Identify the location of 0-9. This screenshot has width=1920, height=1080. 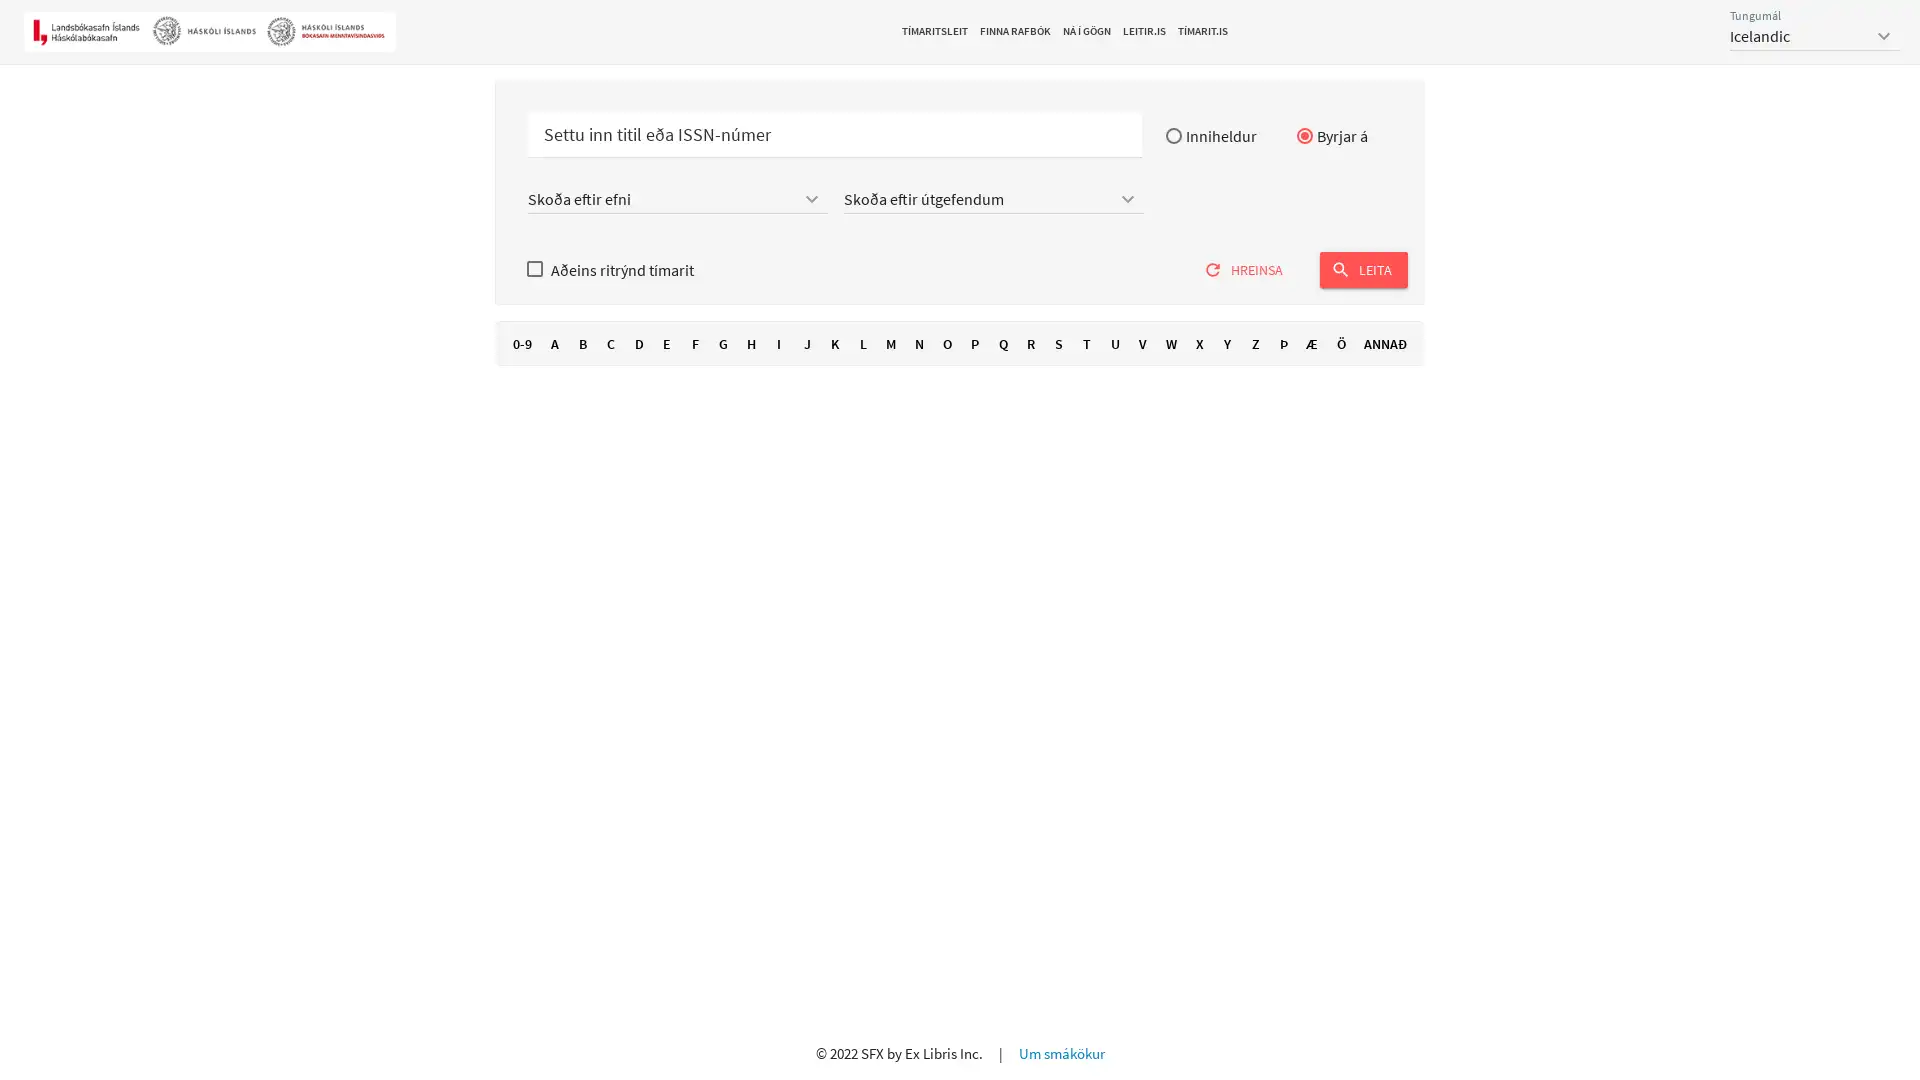
(522, 342).